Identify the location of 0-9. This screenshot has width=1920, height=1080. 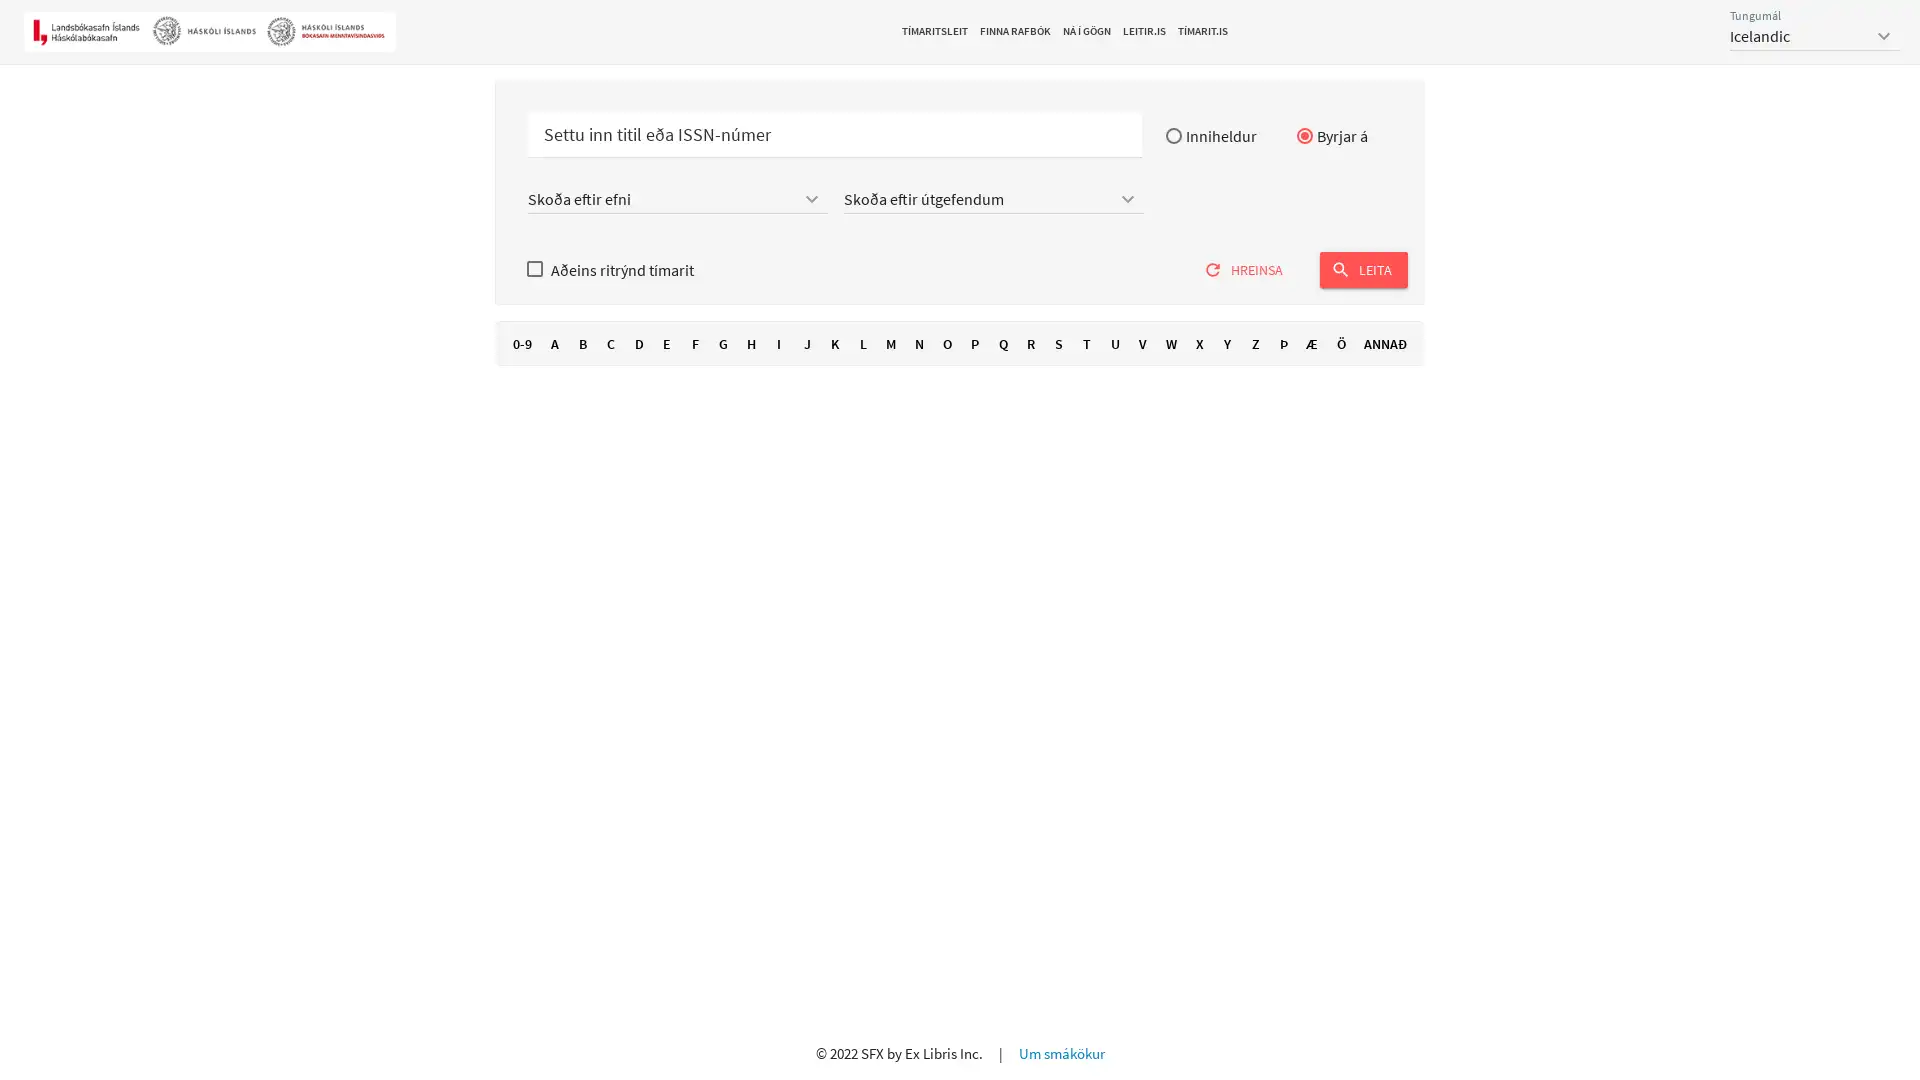
(522, 342).